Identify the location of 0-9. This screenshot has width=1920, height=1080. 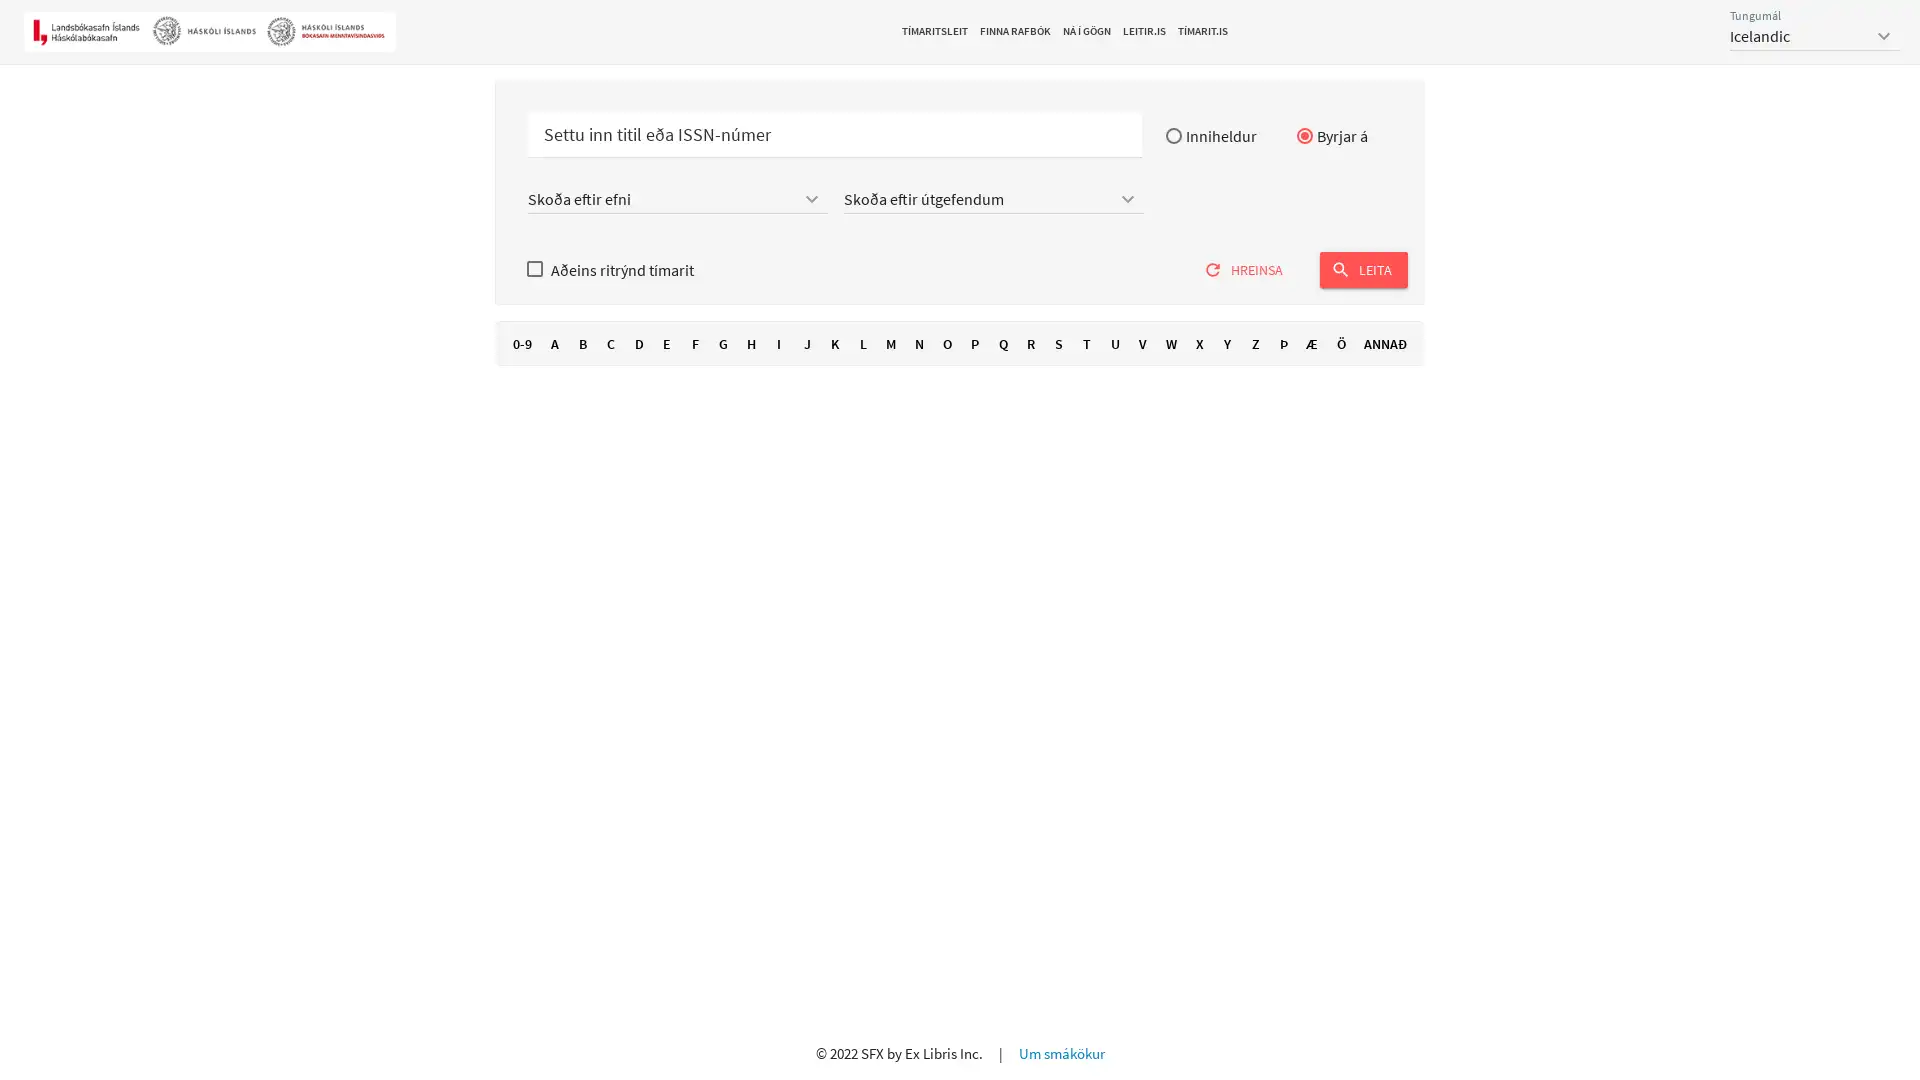
(522, 342).